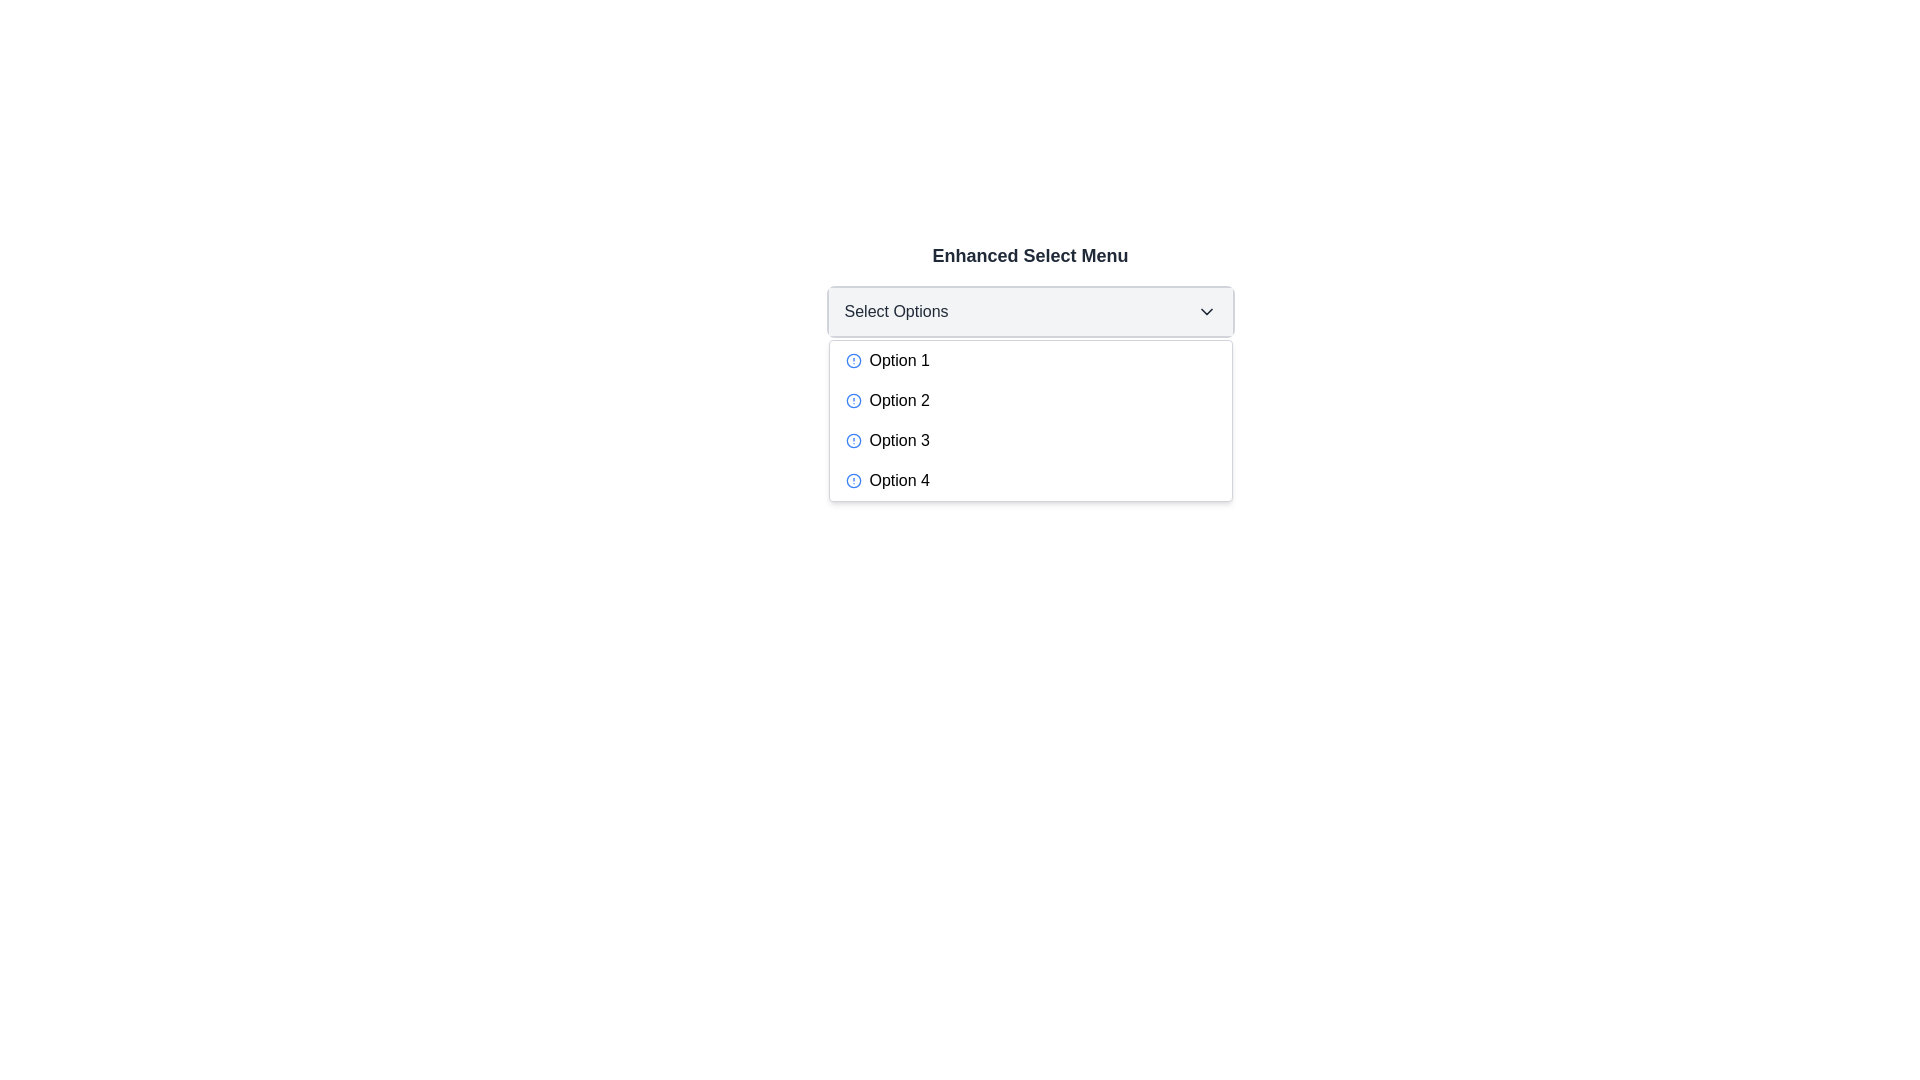  Describe the element at coordinates (886, 361) in the screenshot. I see `the first list item labeled 'Option 1' in the dropdown menu 'Enhanced Select Menu', which features a blue circular icon with an exclamation mark next to the text` at that location.